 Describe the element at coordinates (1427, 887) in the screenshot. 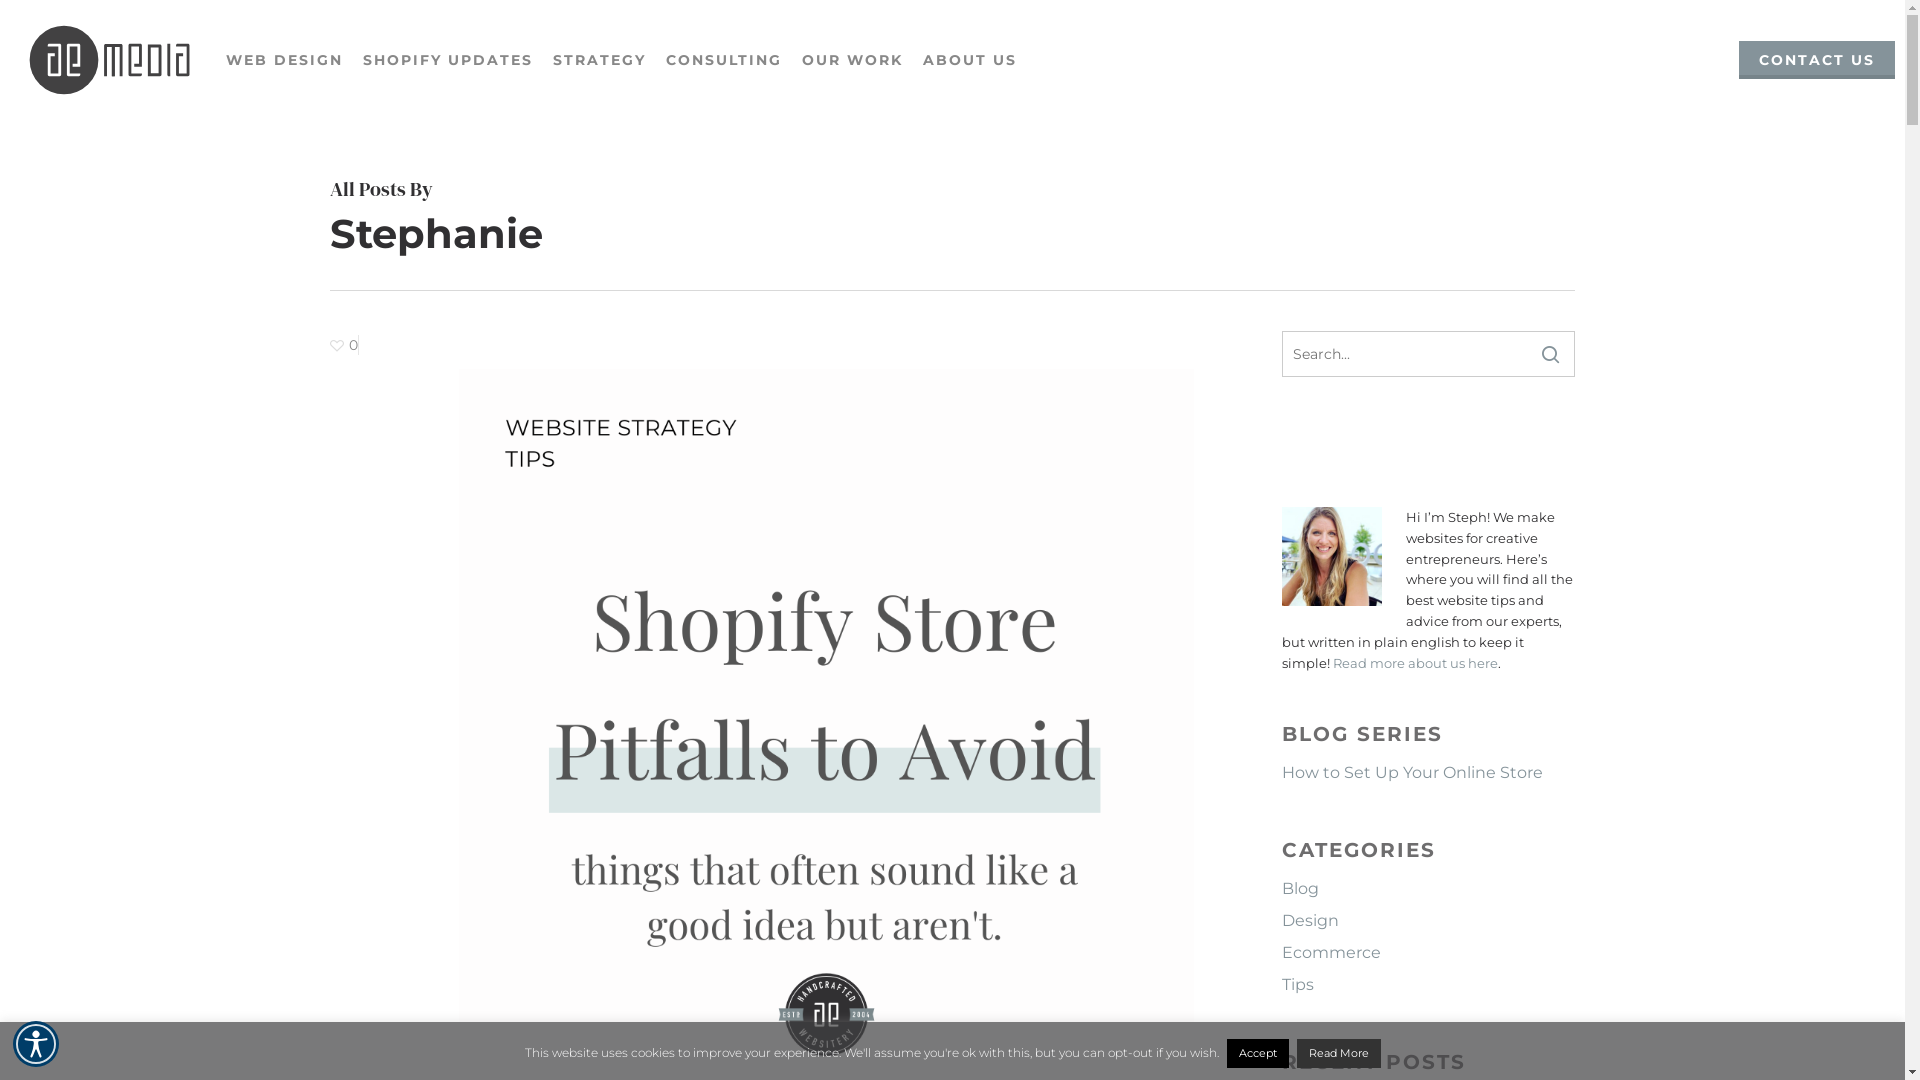

I see `'Blog'` at that location.